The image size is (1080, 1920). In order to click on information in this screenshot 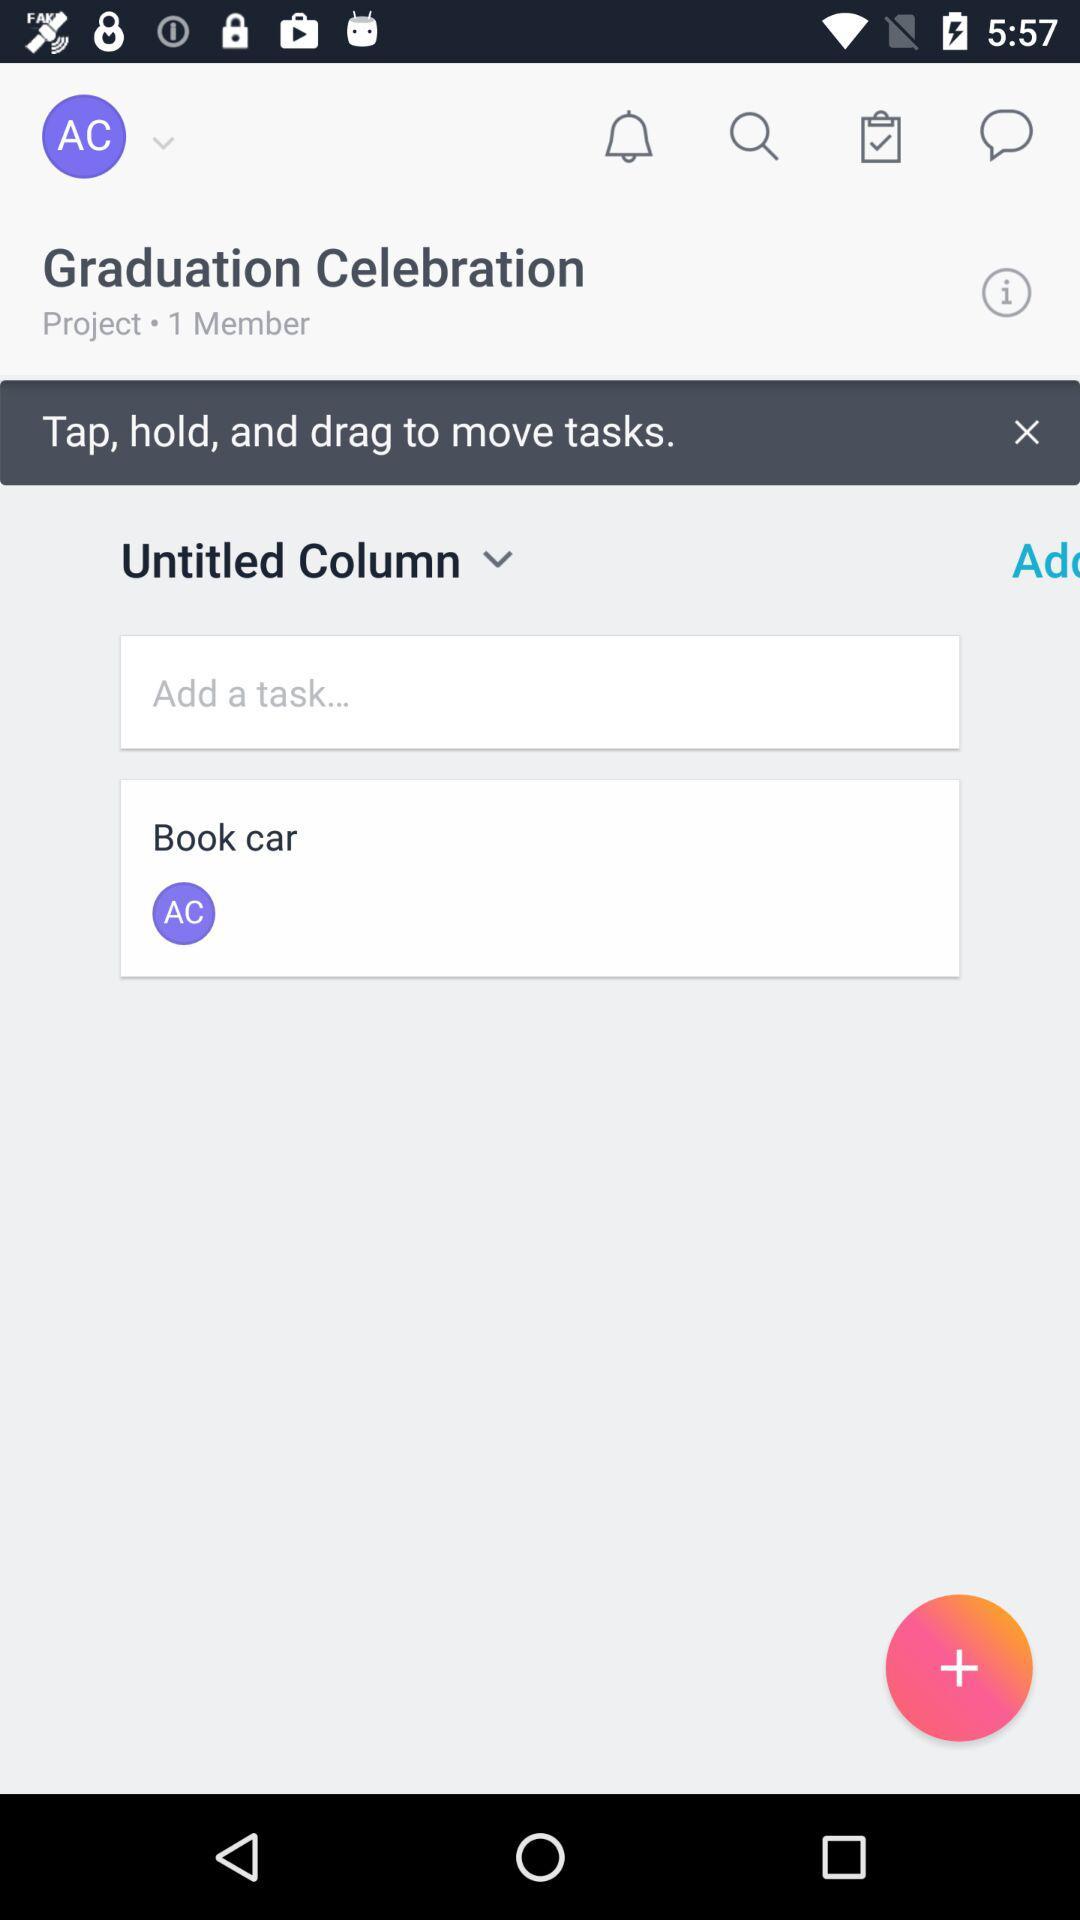, I will do `click(1006, 291)`.